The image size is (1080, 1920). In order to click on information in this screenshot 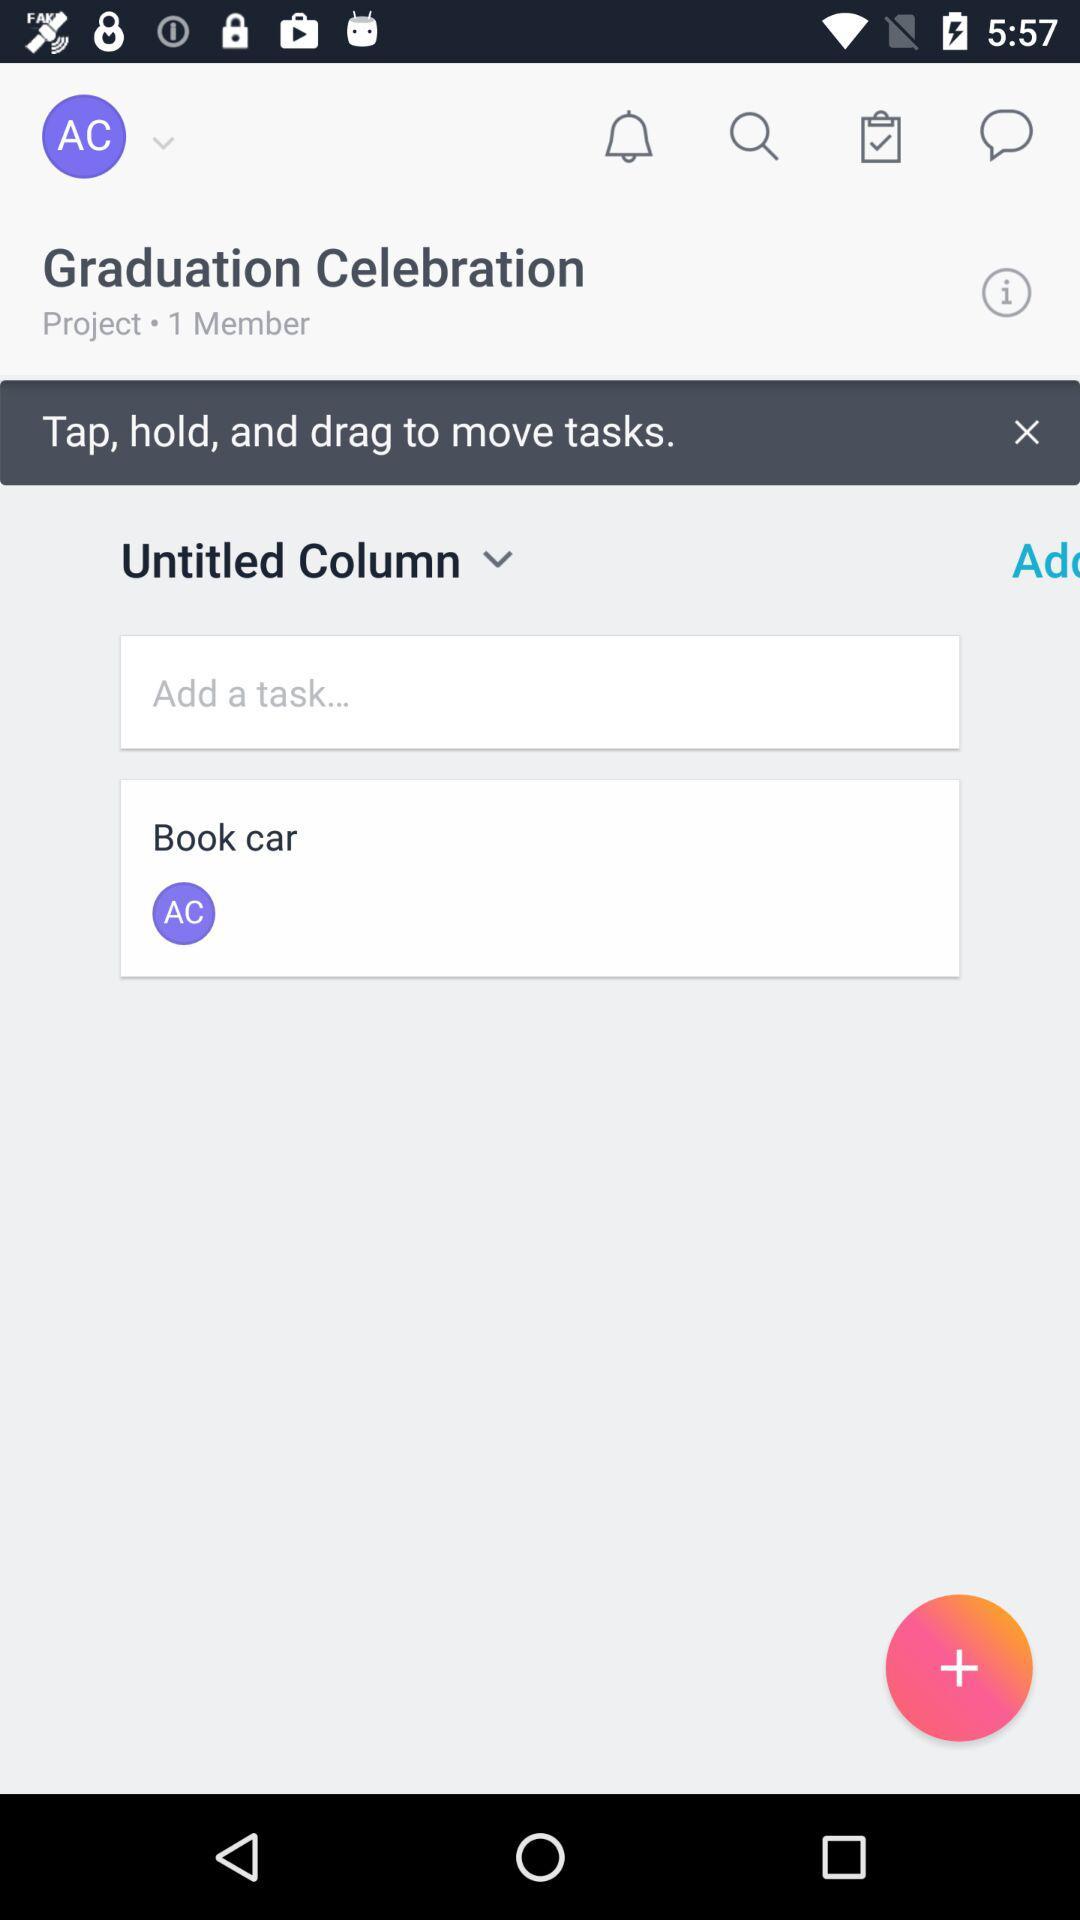, I will do `click(1006, 291)`.